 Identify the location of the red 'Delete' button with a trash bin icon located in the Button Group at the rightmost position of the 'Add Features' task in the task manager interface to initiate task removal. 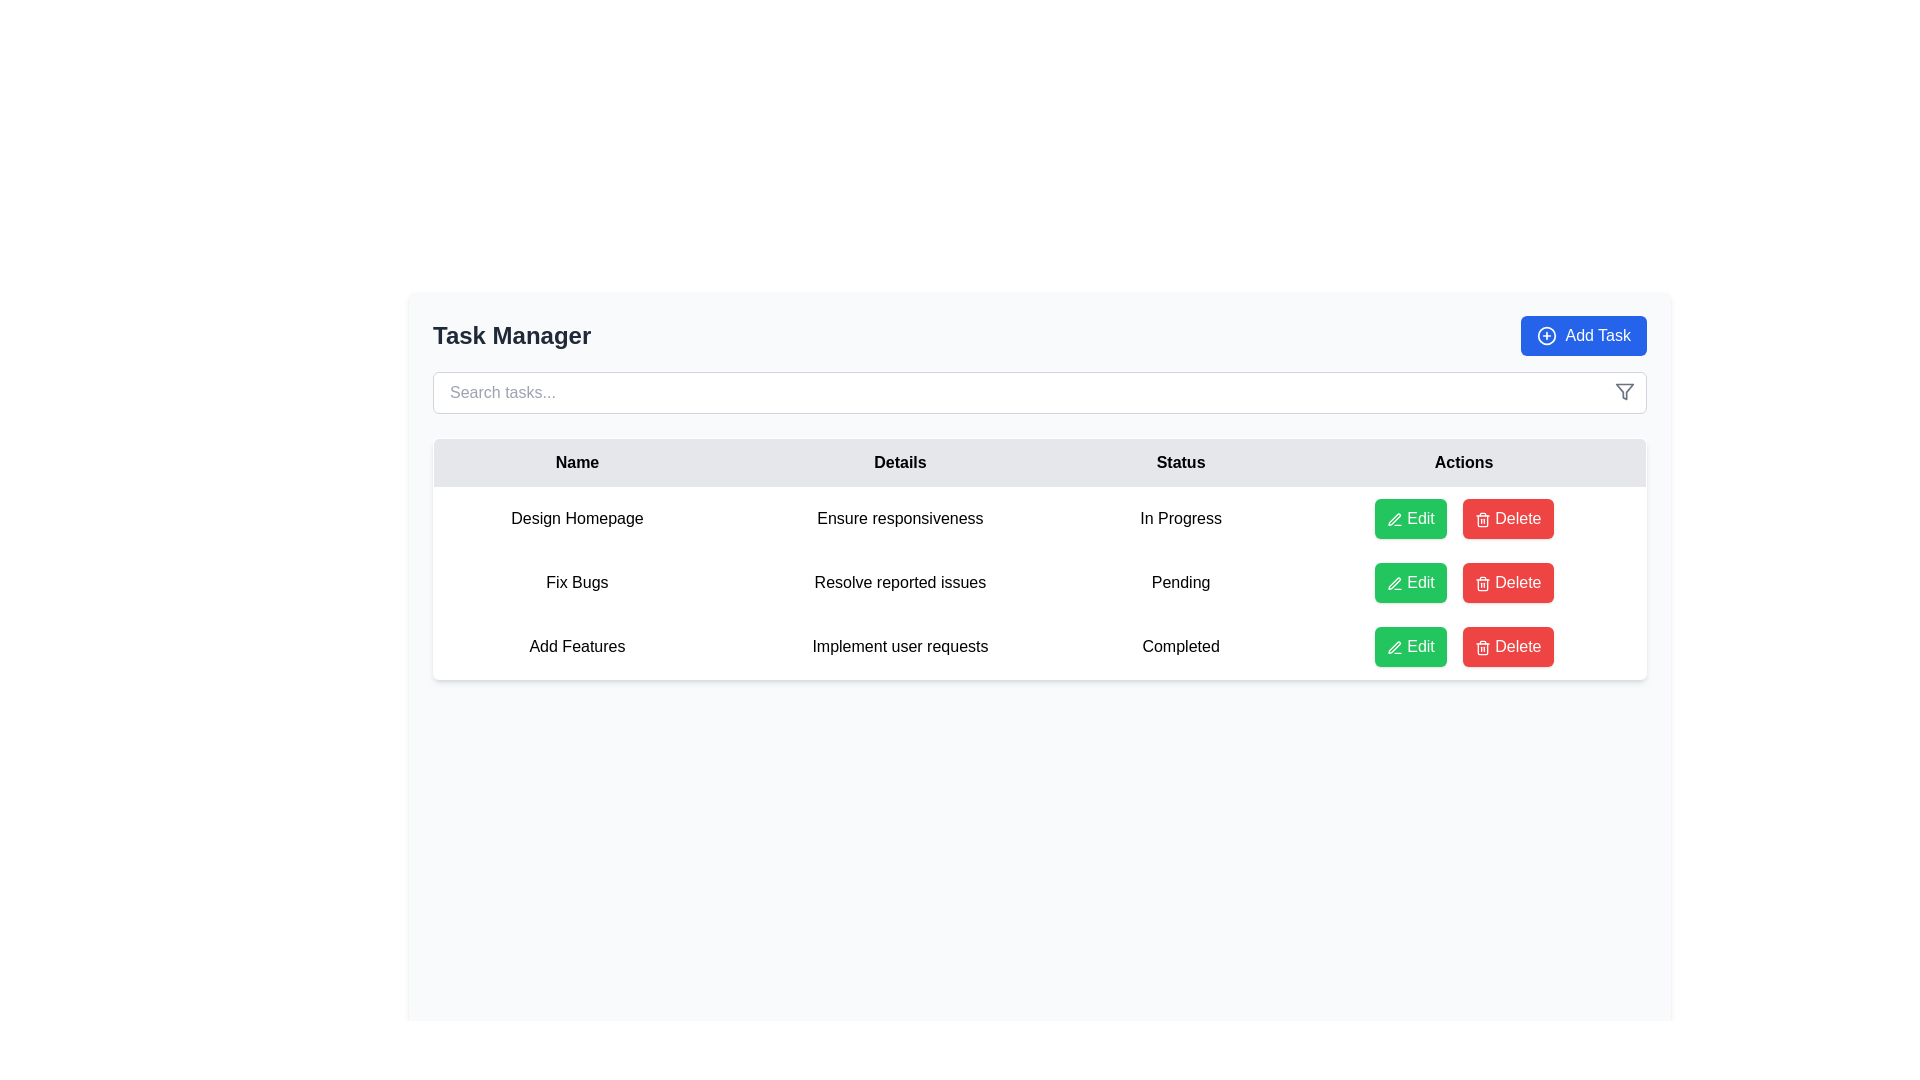
(1464, 647).